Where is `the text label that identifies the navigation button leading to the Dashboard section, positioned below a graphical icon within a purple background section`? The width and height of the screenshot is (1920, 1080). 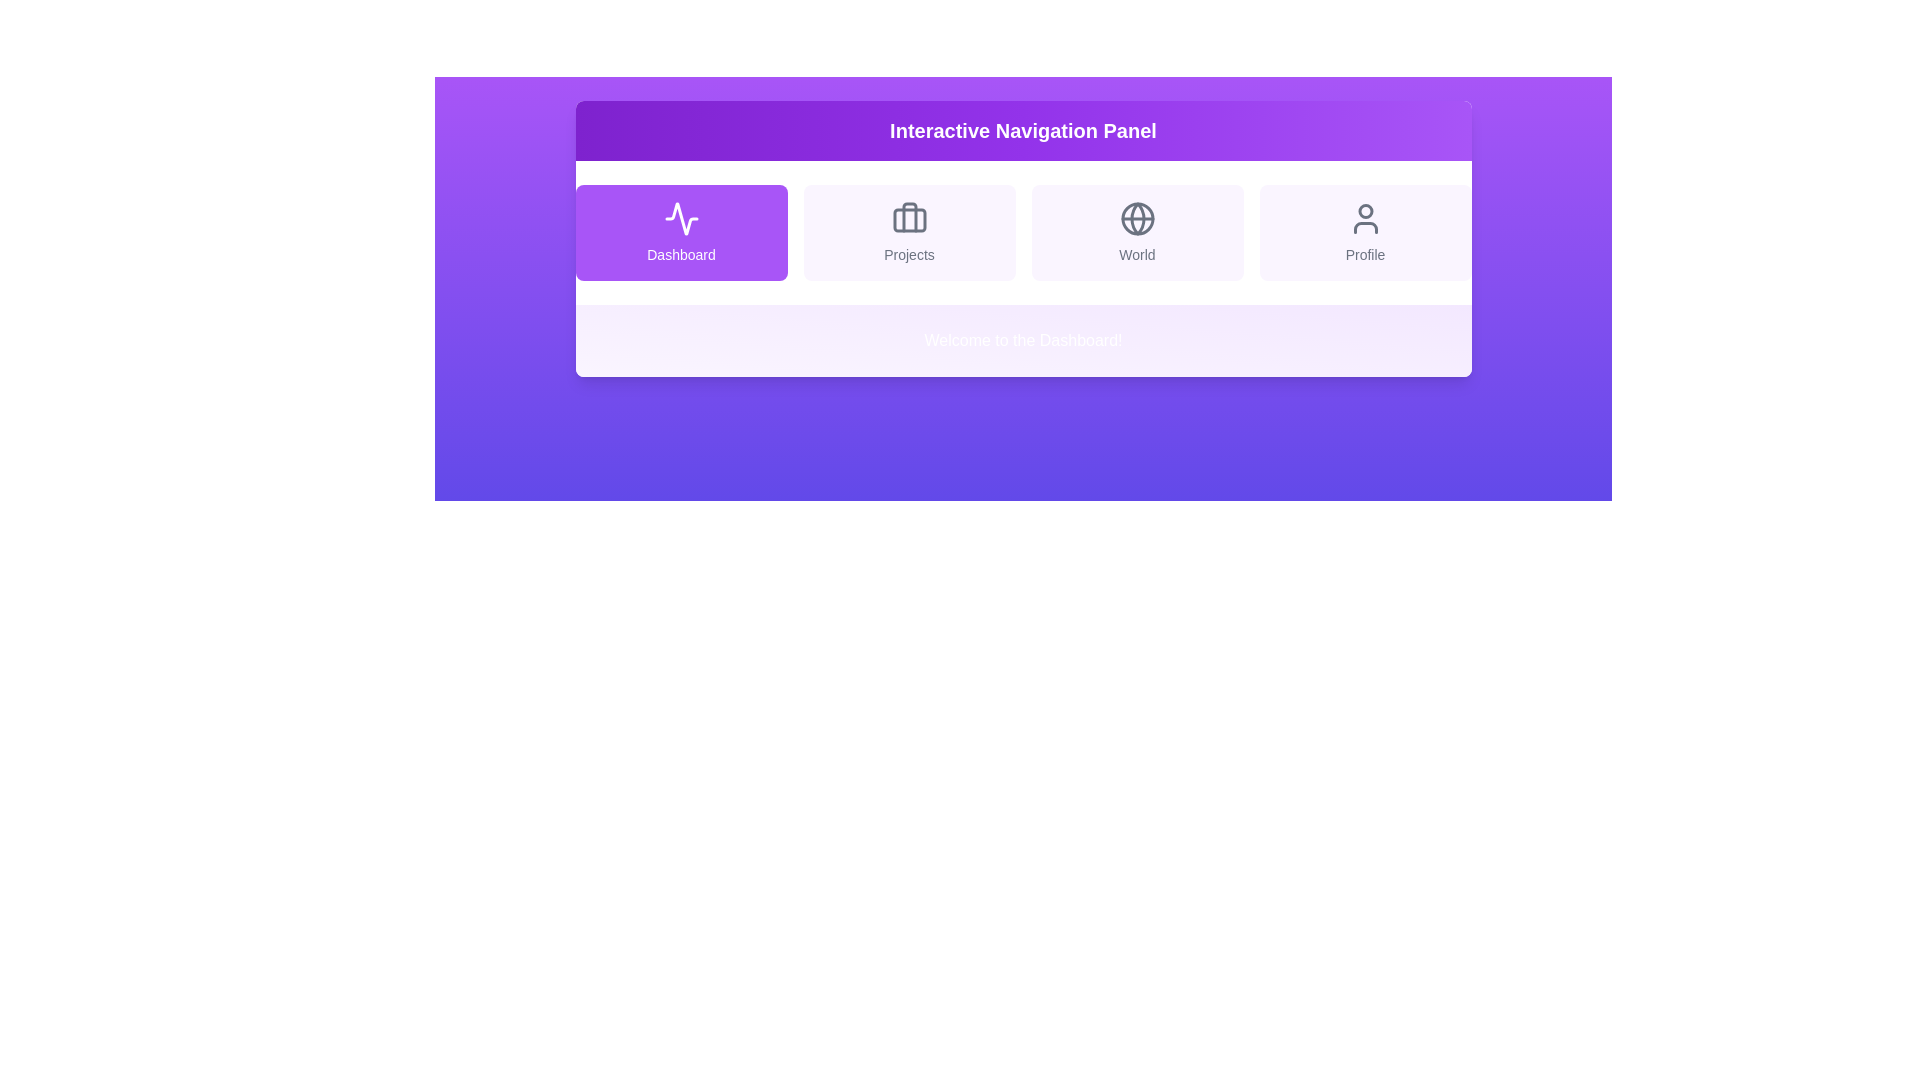
the text label that identifies the navigation button leading to the Dashboard section, positioned below a graphical icon within a purple background section is located at coordinates (681, 253).